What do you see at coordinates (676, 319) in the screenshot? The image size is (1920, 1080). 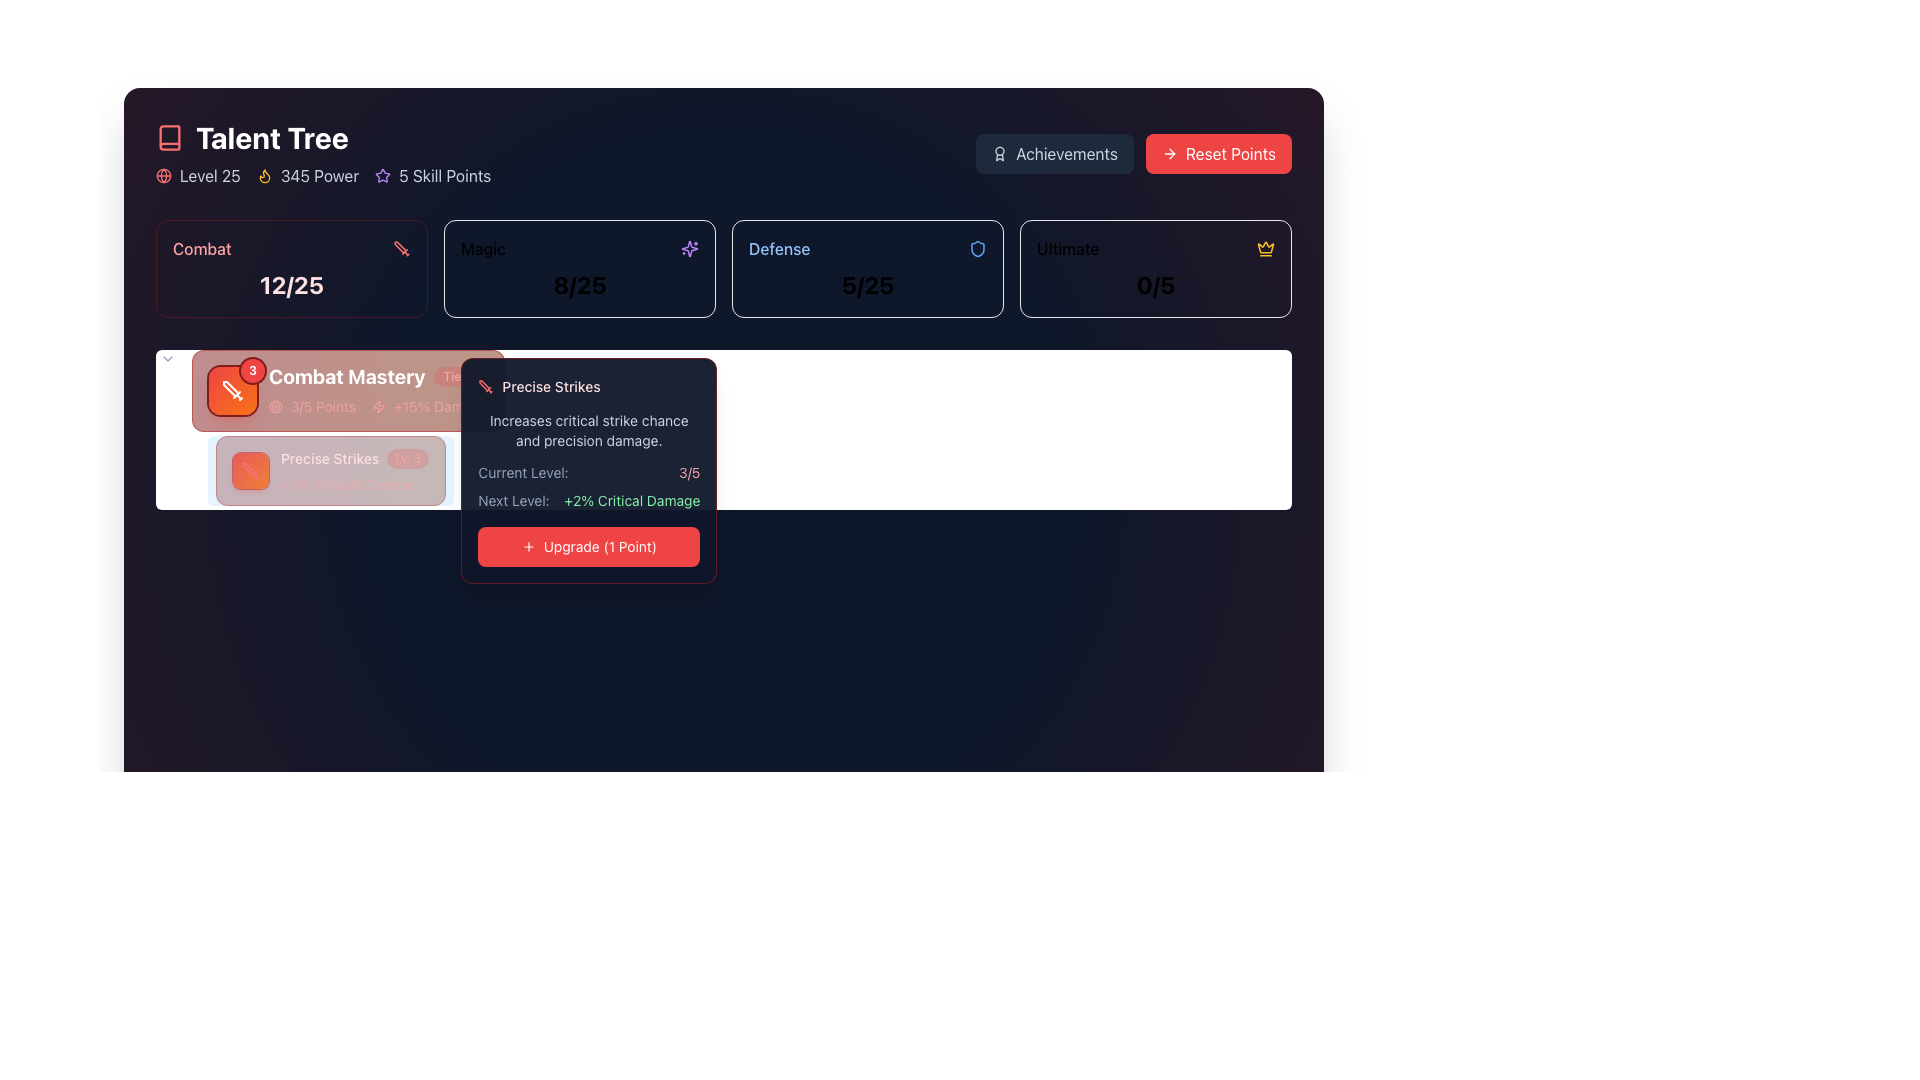 I see `the Share button located on the top section of the interface, which is the second interactive element in a horizontal line, right-aligned to the heart icon` at bounding box center [676, 319].